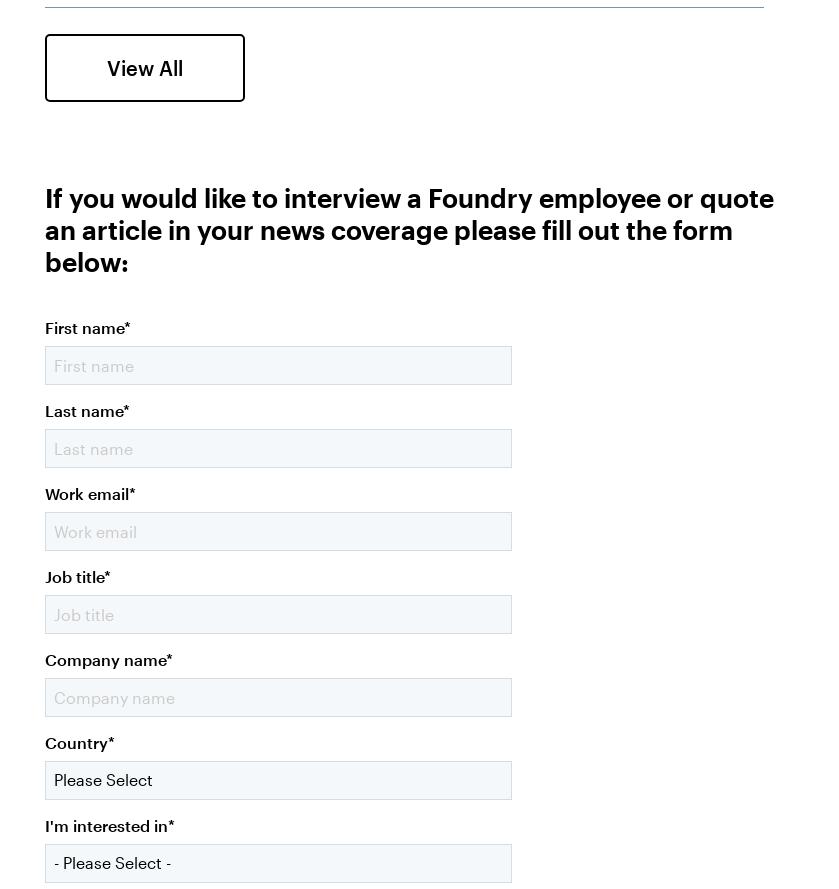 Image resolution: width=839 pixels, height=889 pixels. What do you see at coordinates (83, 409) in the screenshot?
I see `'Last name'` at bounding box center [83, 409].